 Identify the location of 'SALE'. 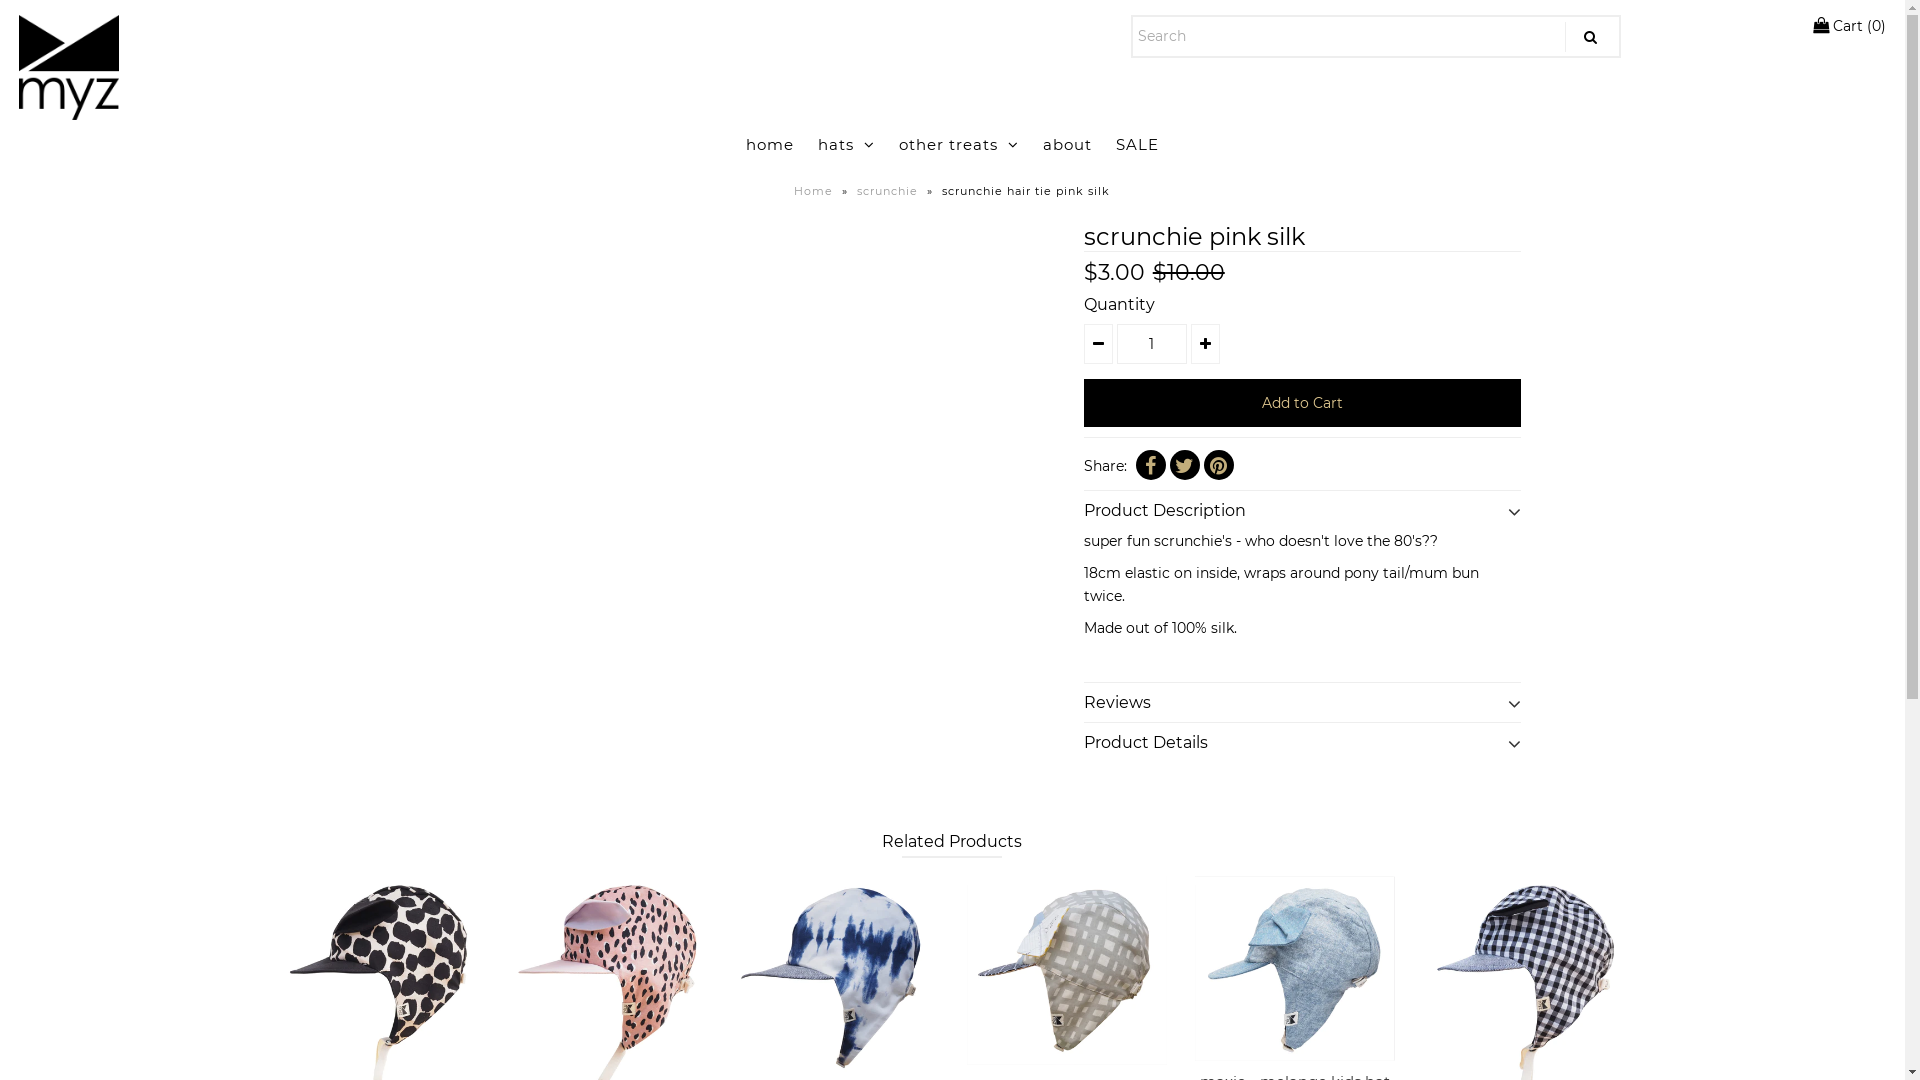
(1137, 144).